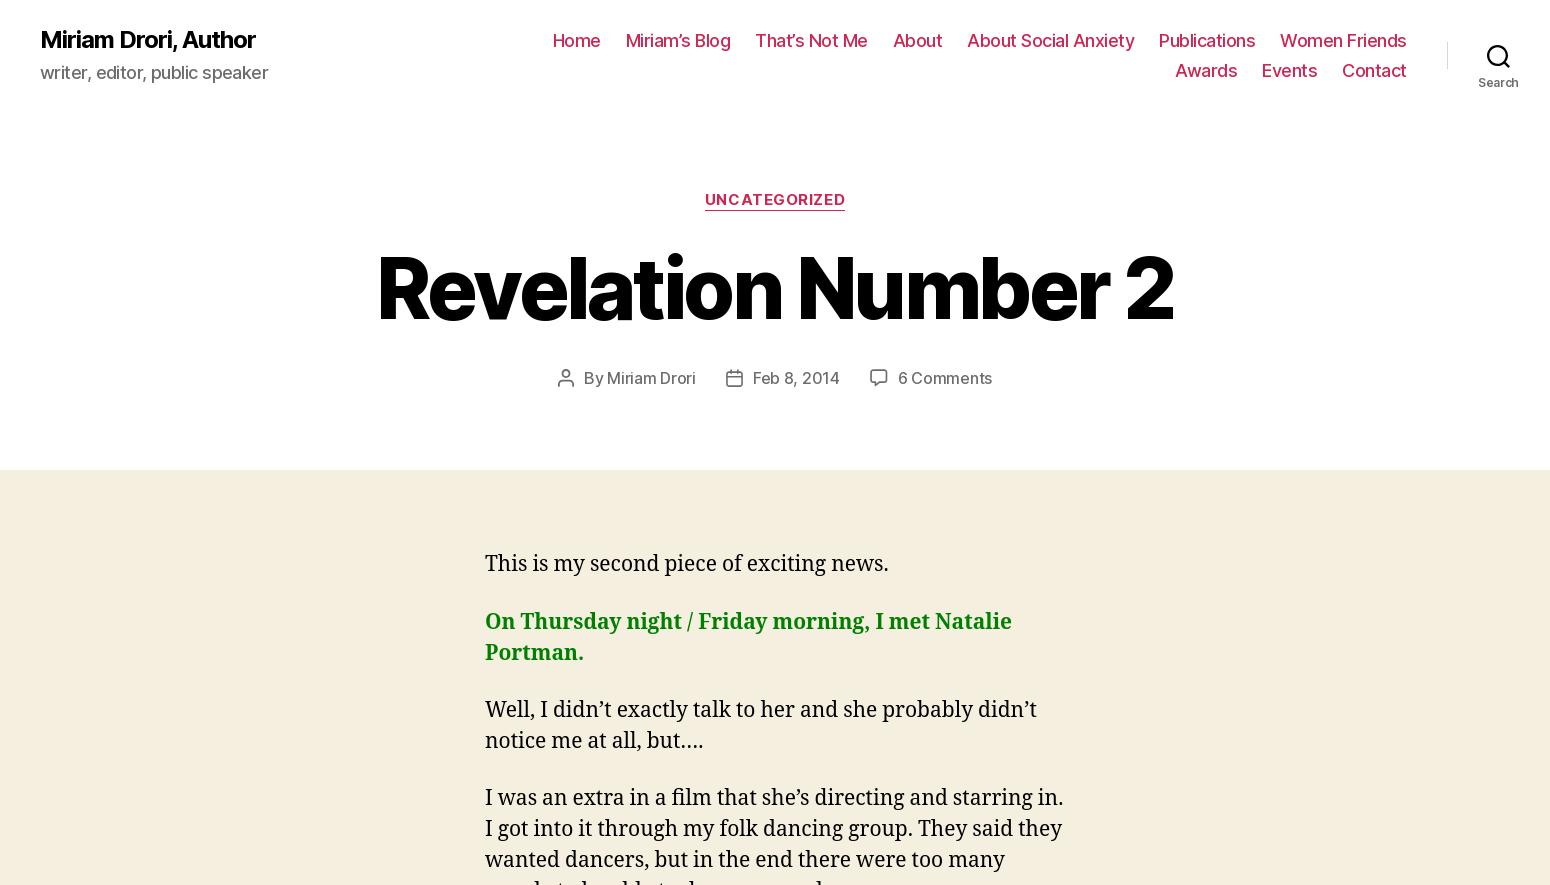  Describe the element at coordinates (483, 473) in the screenshot. I see `'Good for you. I think doing anything like that must require an enormous amount of patience! (Two of my nephews have been involved in films and I heard a lot about how “boring” it was when they weren’t doing something.)'` at that location.